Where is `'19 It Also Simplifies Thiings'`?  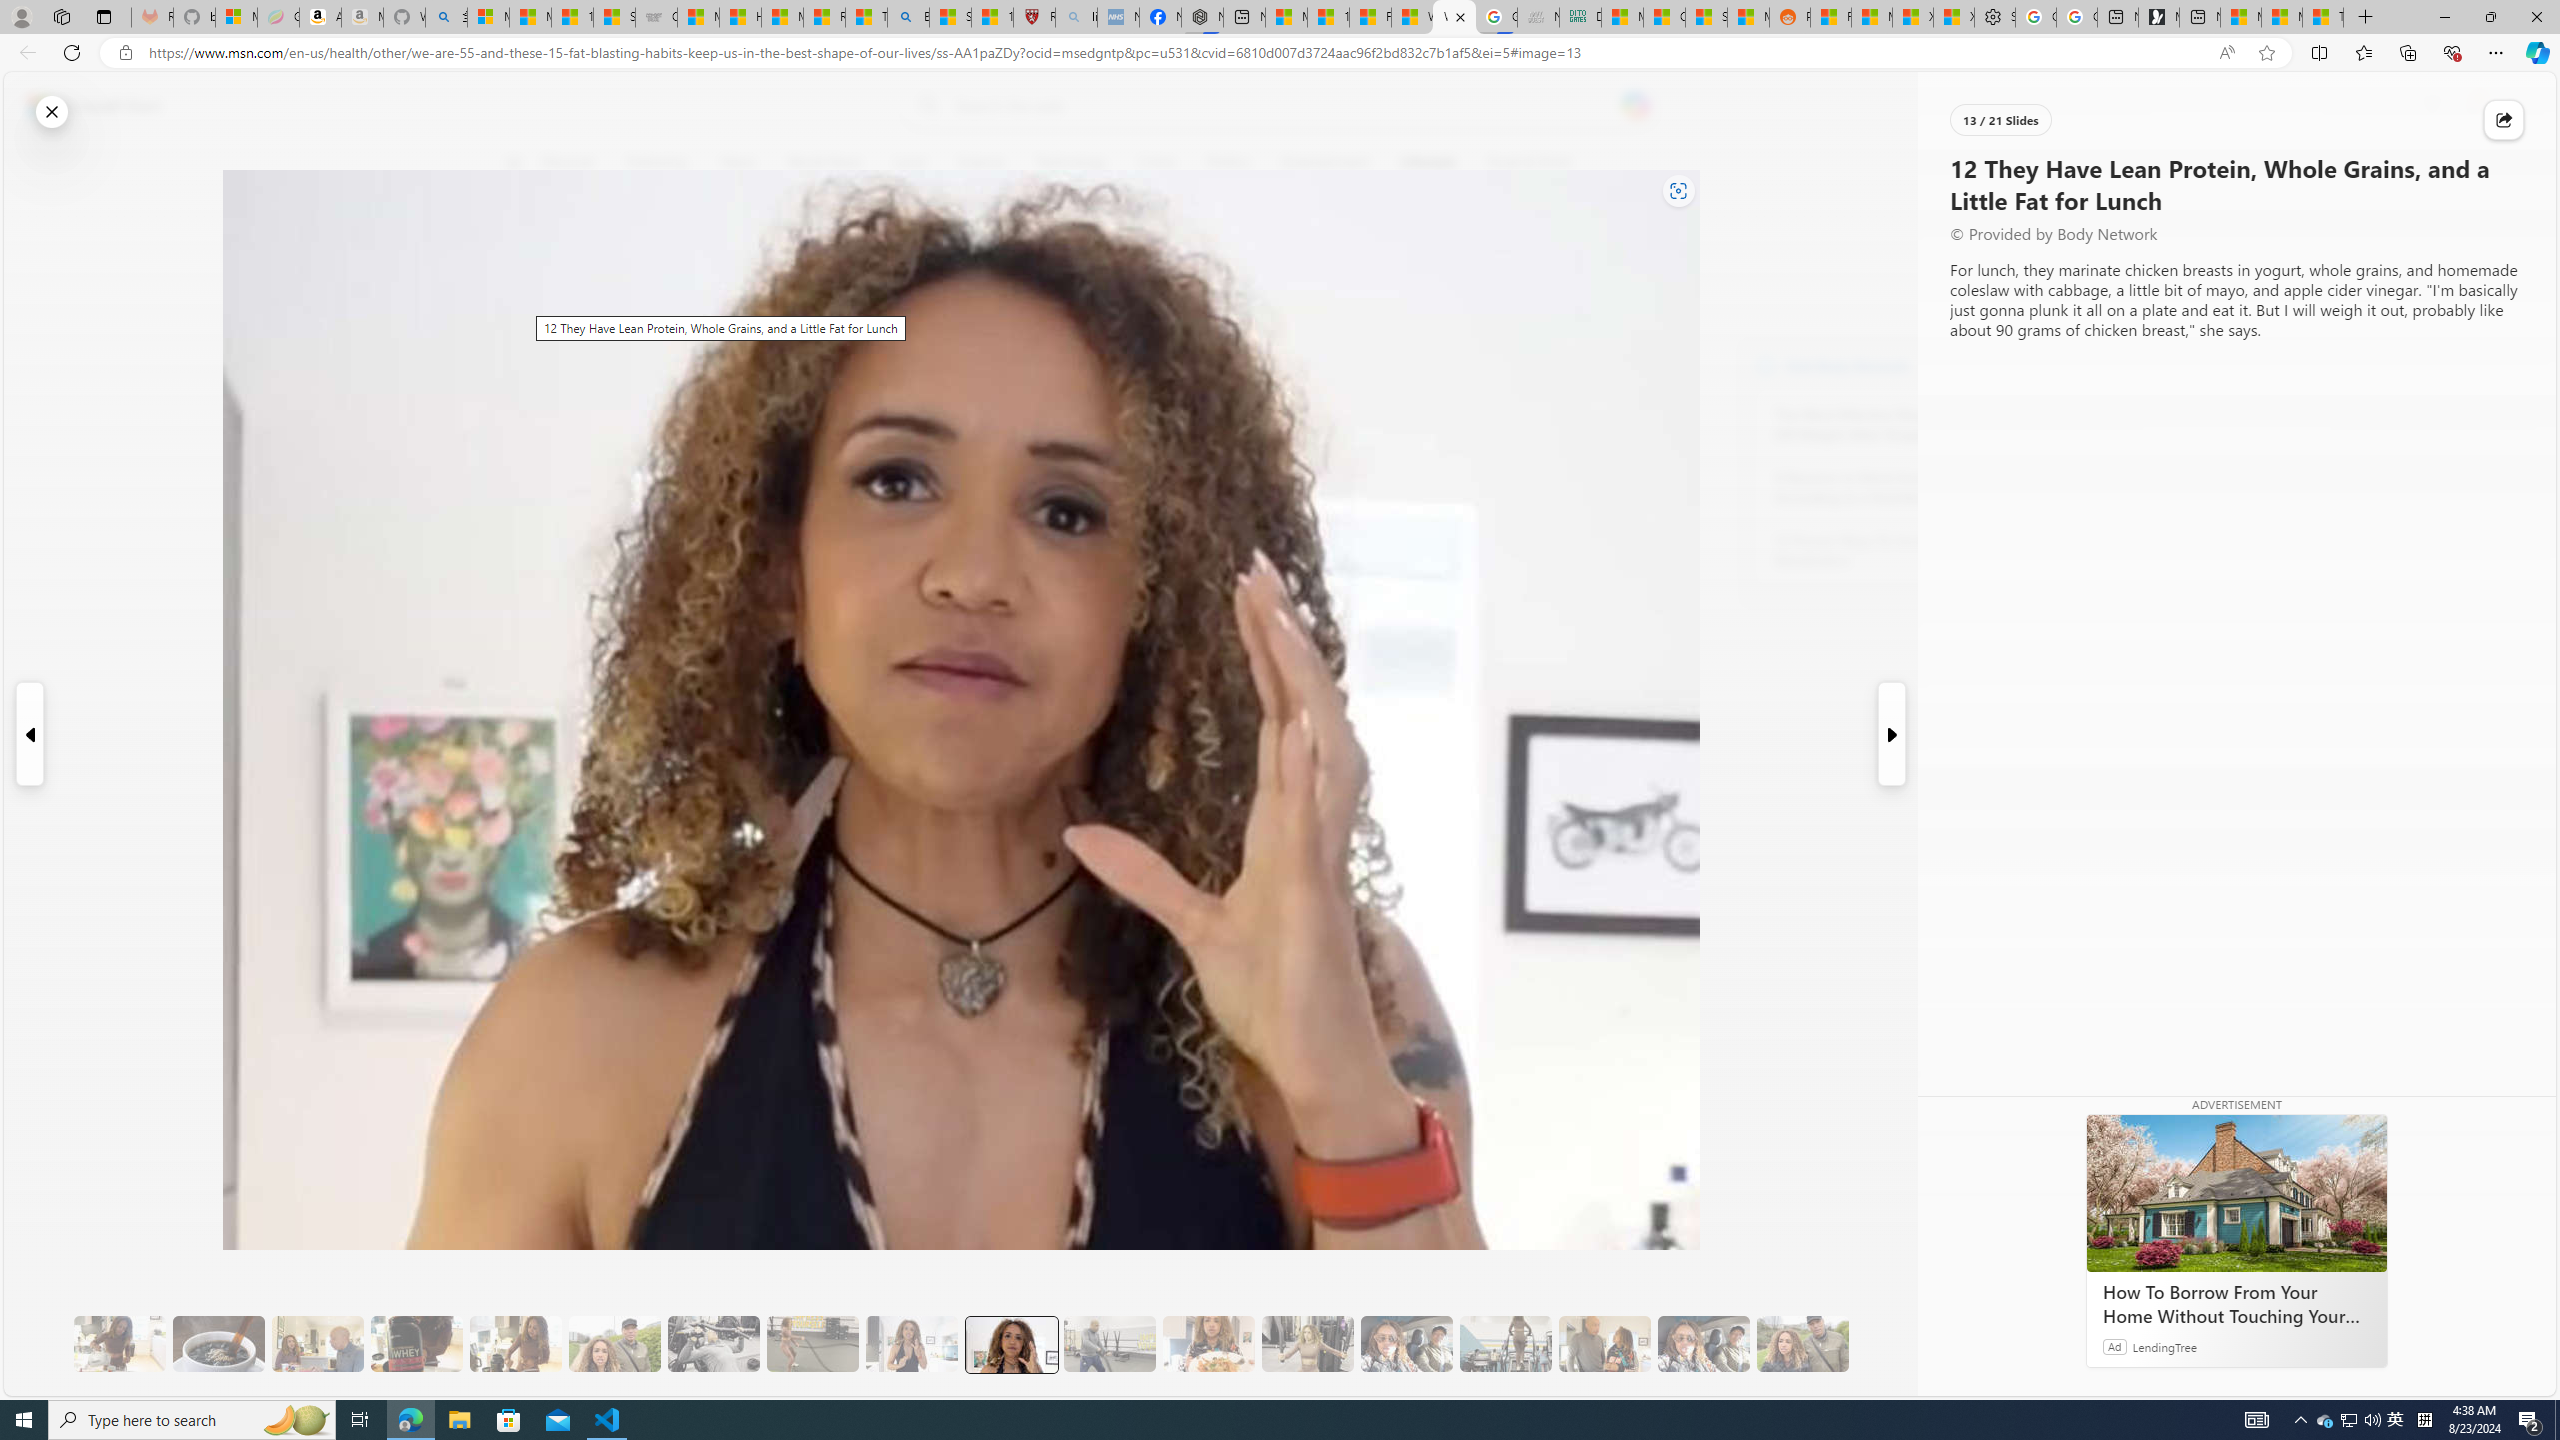
'19 It Also Simplifies Thiings' is located at coordinates (1703, 1344).